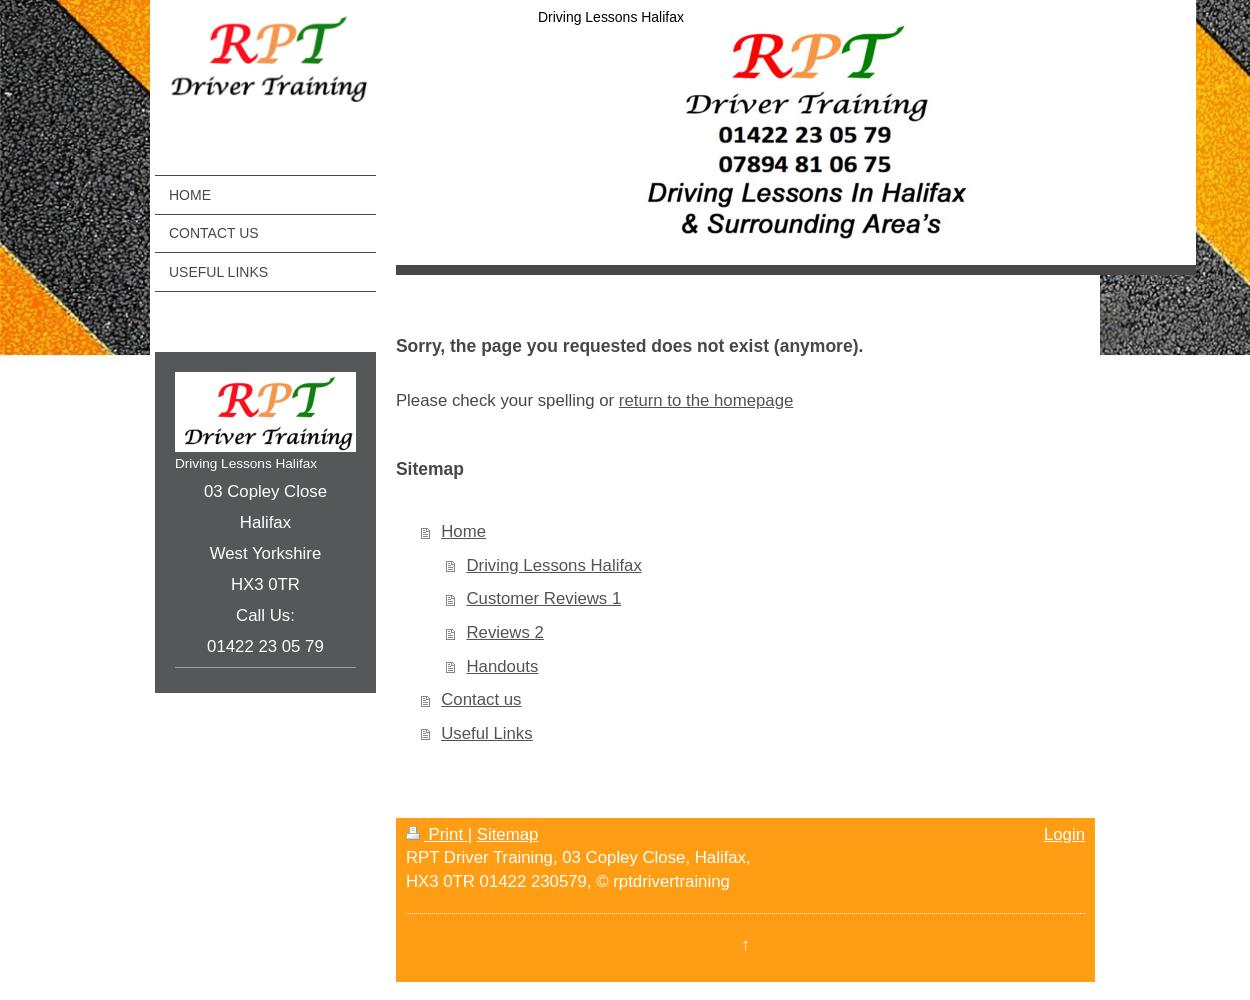 The height and width of the screenshot is (1000, 1250). What do you see at coordinates (704, 400) in the screenshot?
I see `'return to the homepage'` at bounding box center [704, 400].